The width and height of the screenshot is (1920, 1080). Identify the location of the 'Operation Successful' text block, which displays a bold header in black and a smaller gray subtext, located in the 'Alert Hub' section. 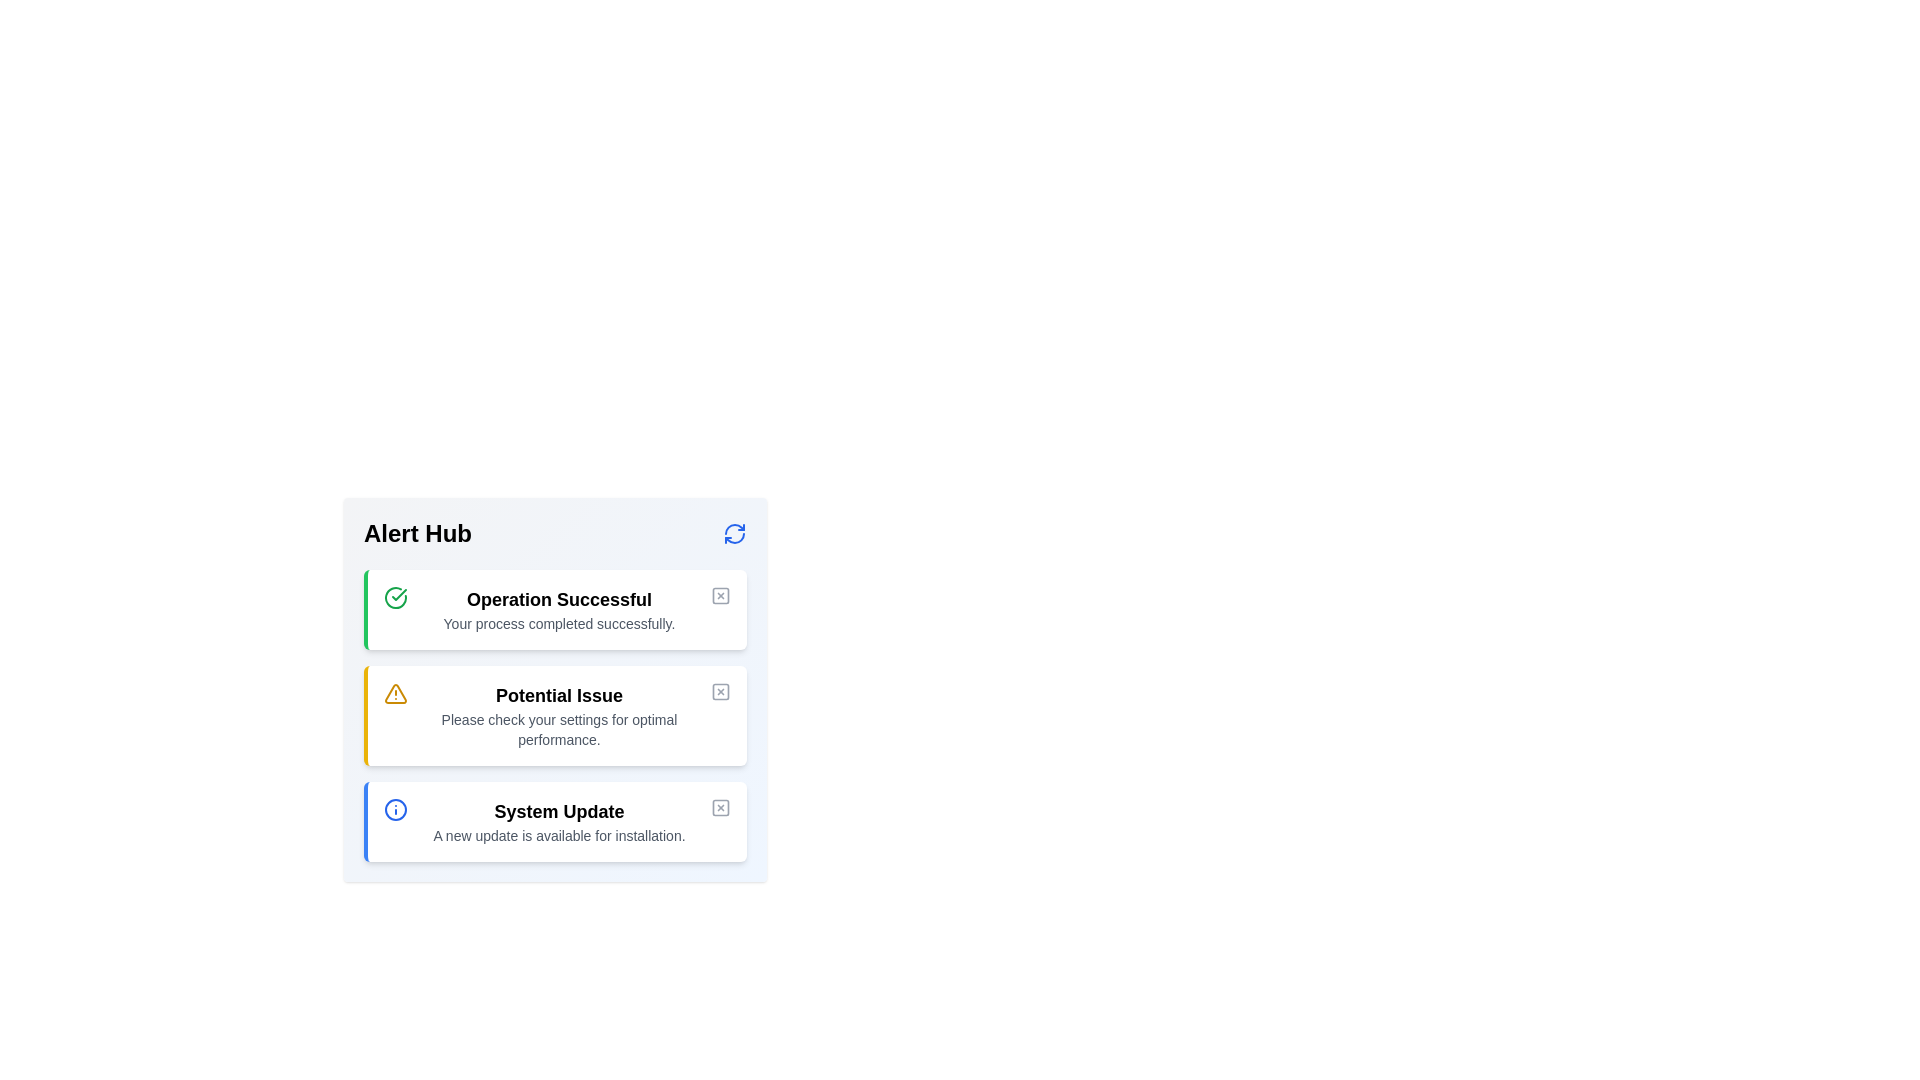
(559, 608).